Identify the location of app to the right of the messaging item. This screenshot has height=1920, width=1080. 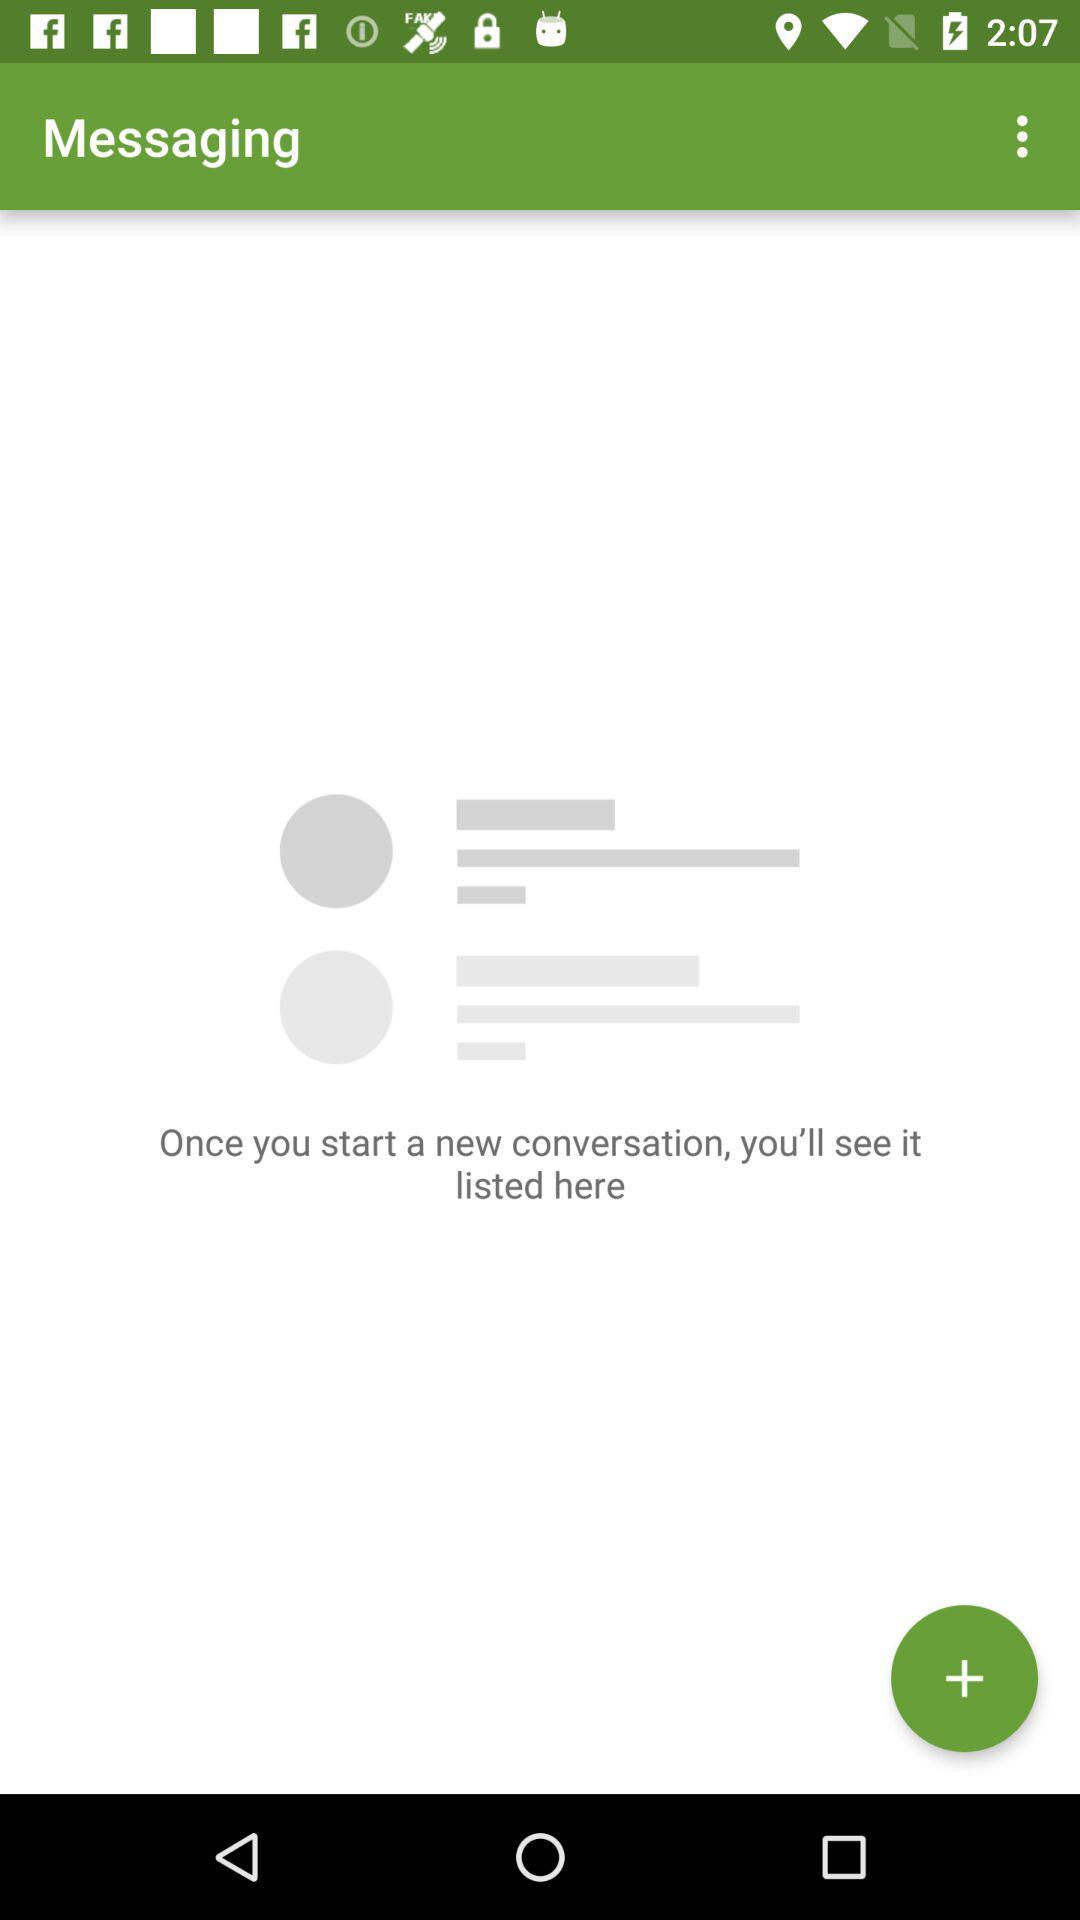
(1027, 135).